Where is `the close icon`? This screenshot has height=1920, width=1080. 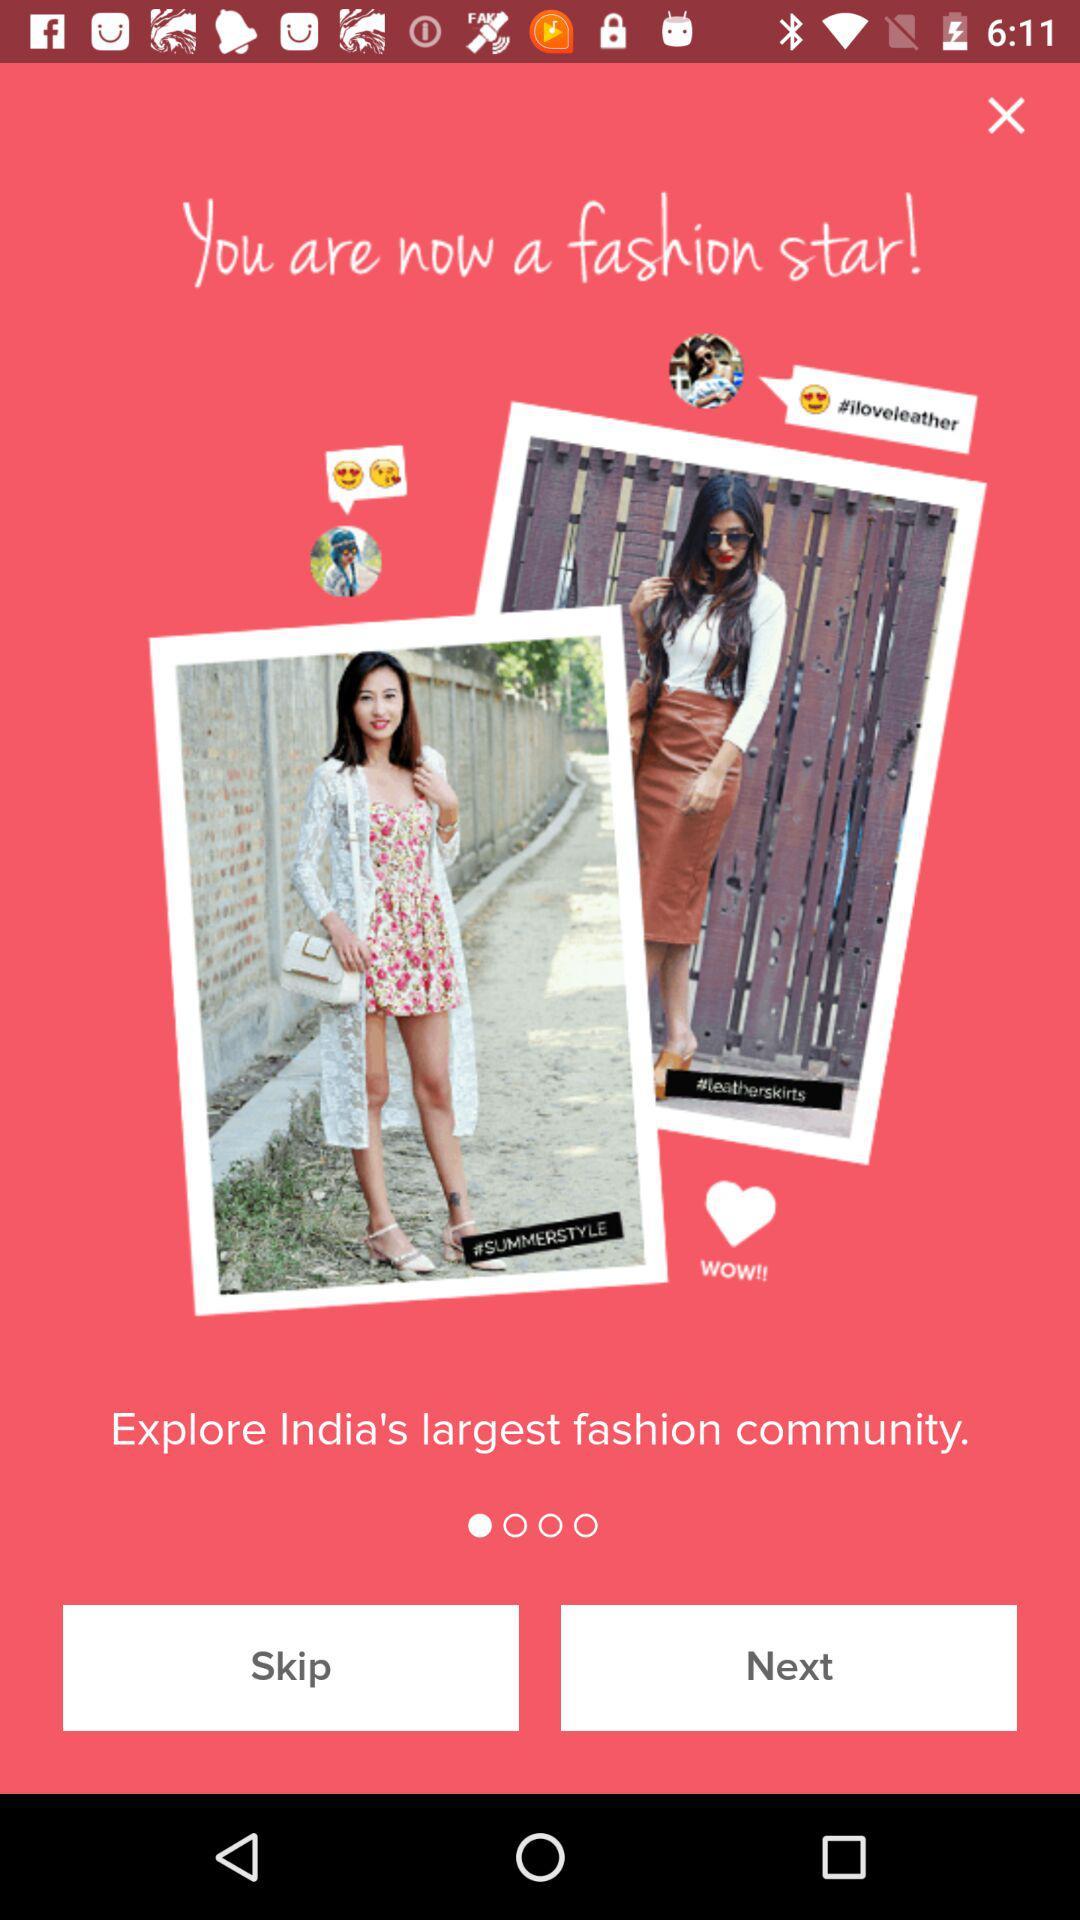 the close icon is located at coordinates (1006, 114).